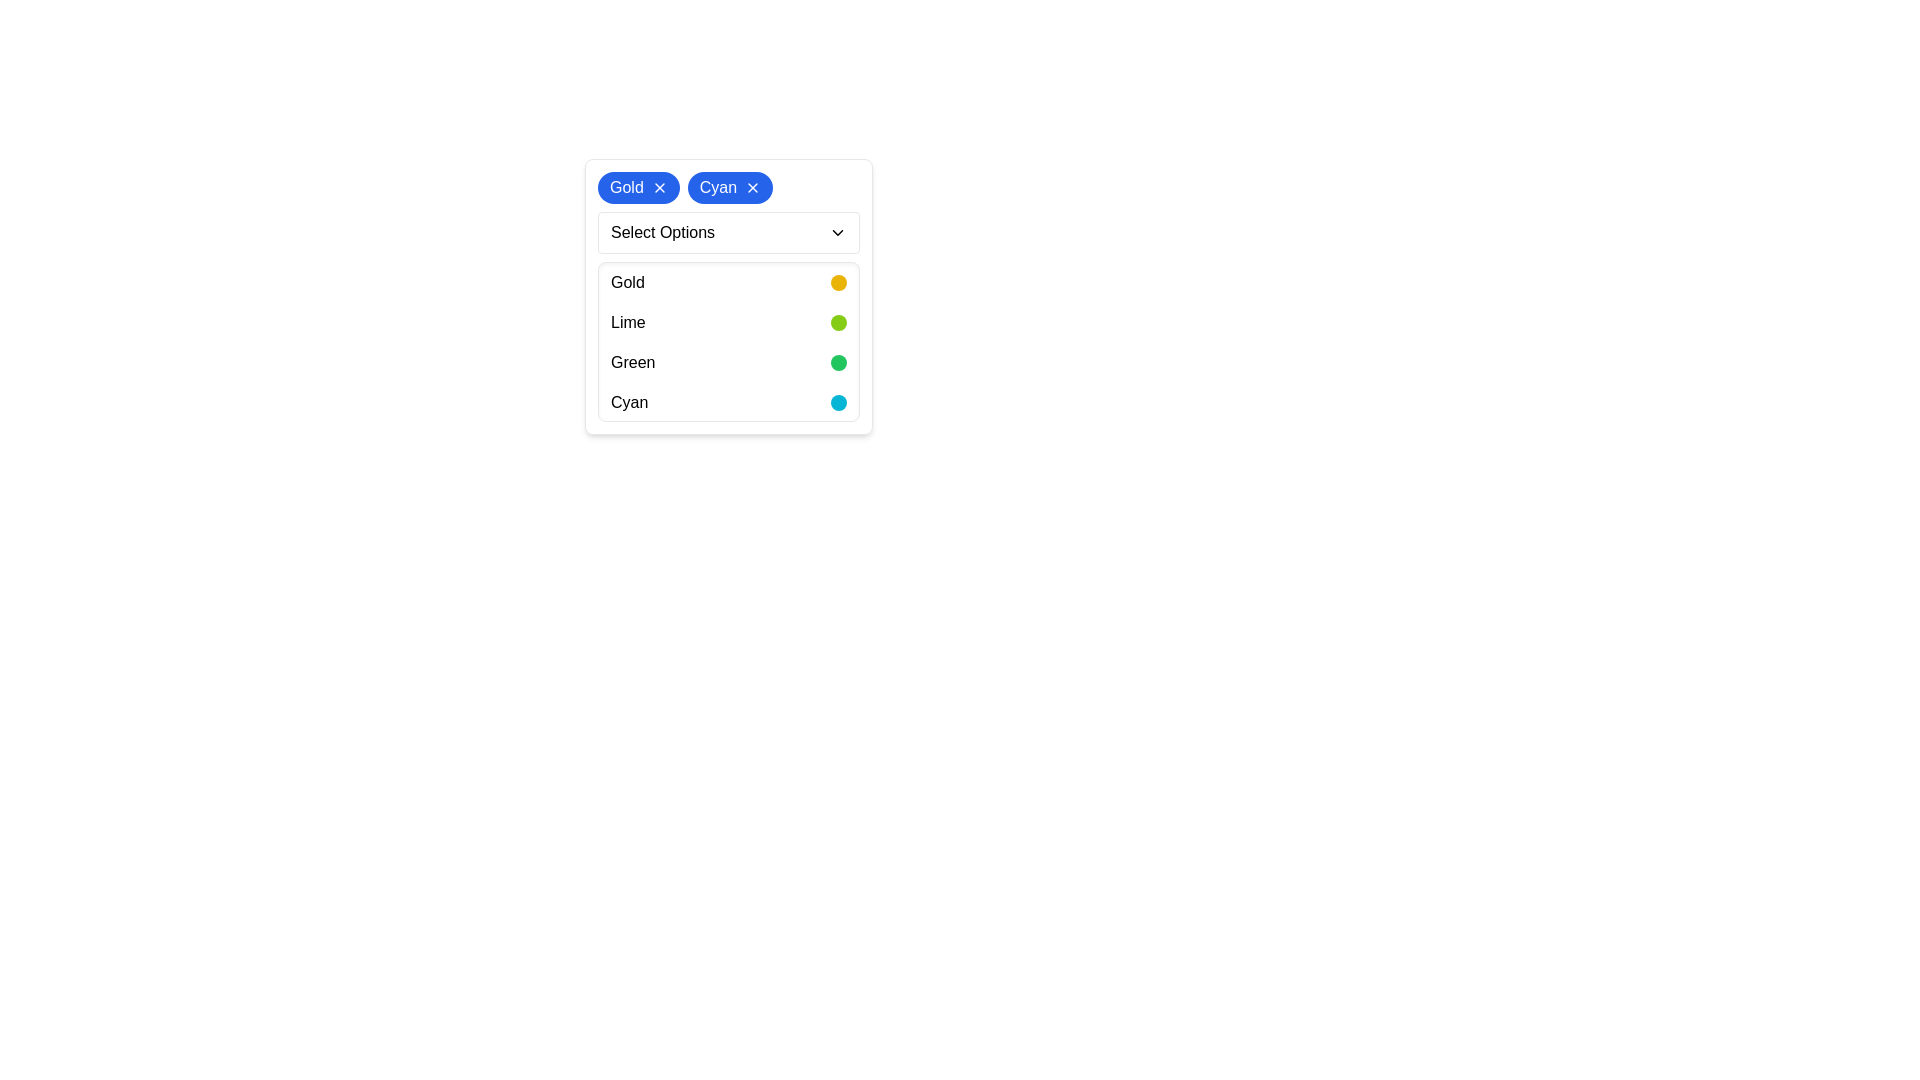  I want to click on the 'X' icon of the first interactive tag representing 'Gold', so click(637, 188).